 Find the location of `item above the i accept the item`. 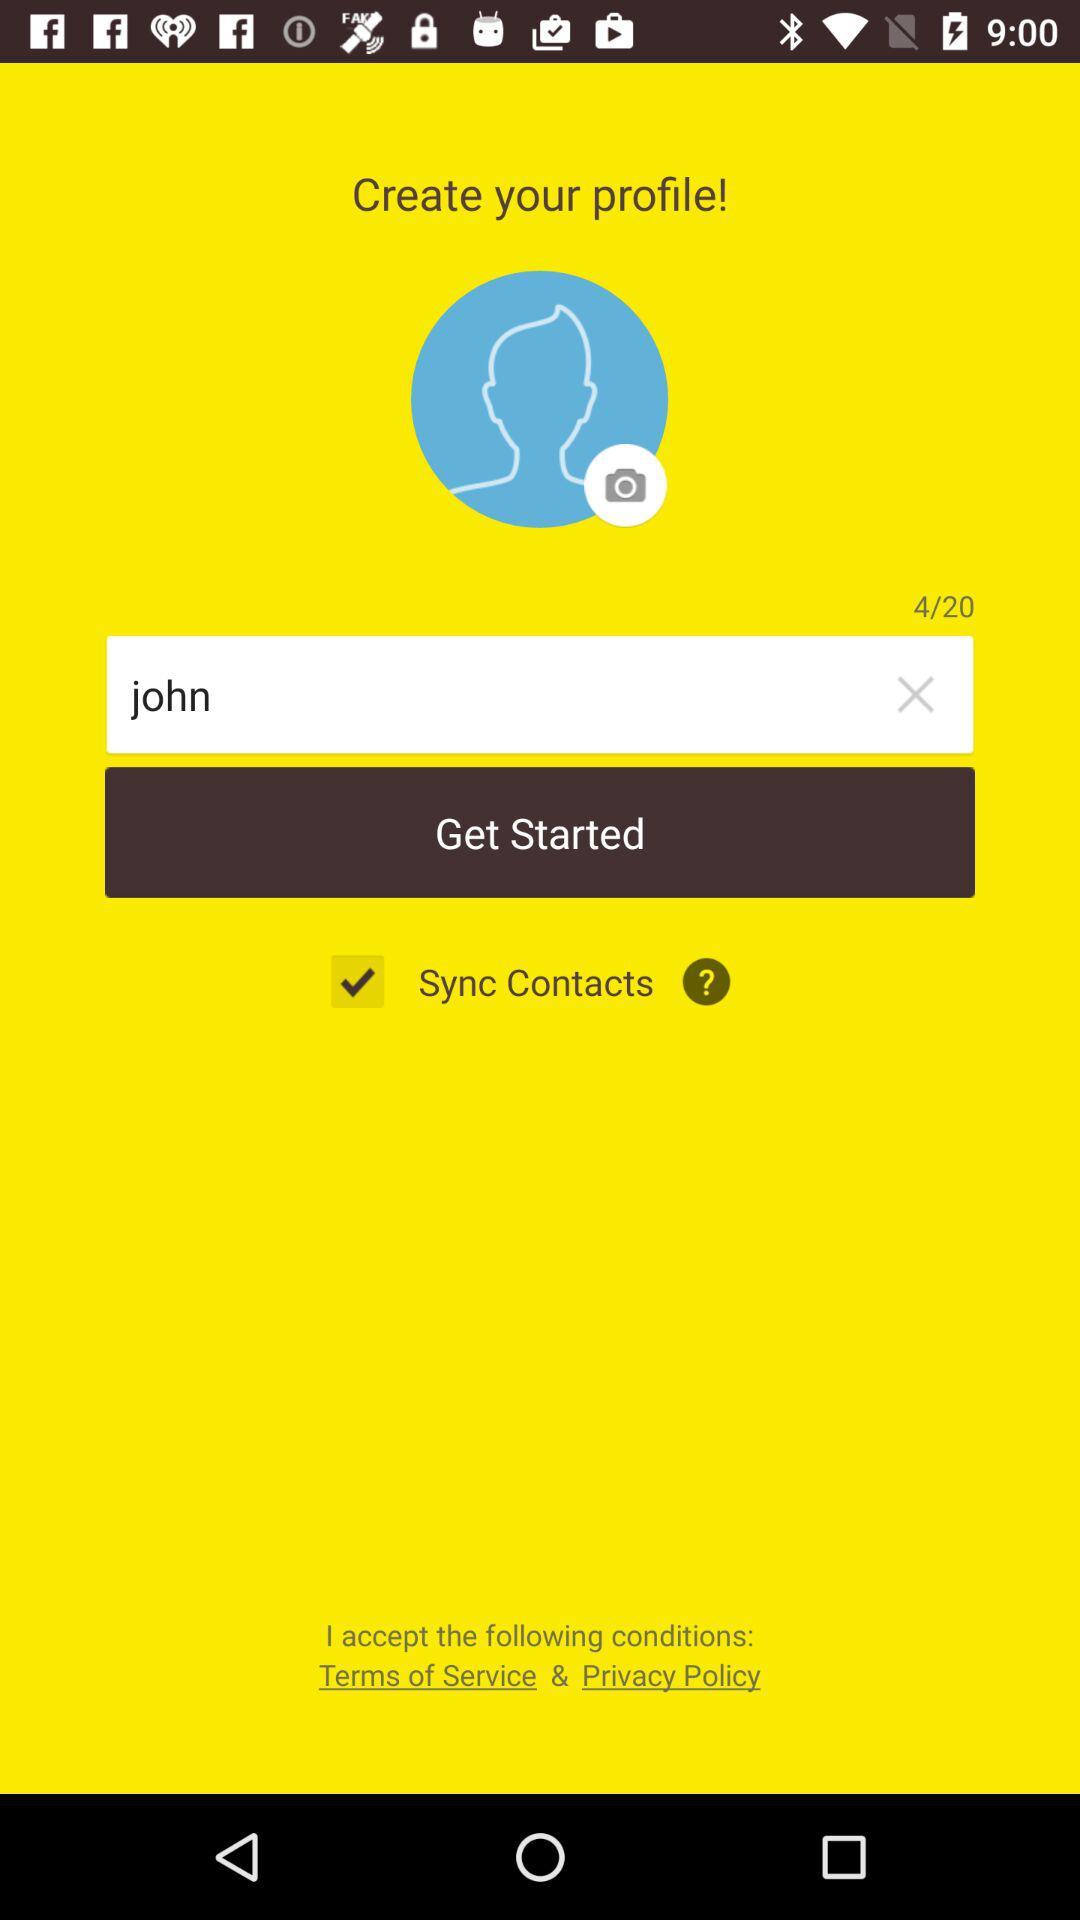

item above the i accept the item is located at coordinates (368, 981).